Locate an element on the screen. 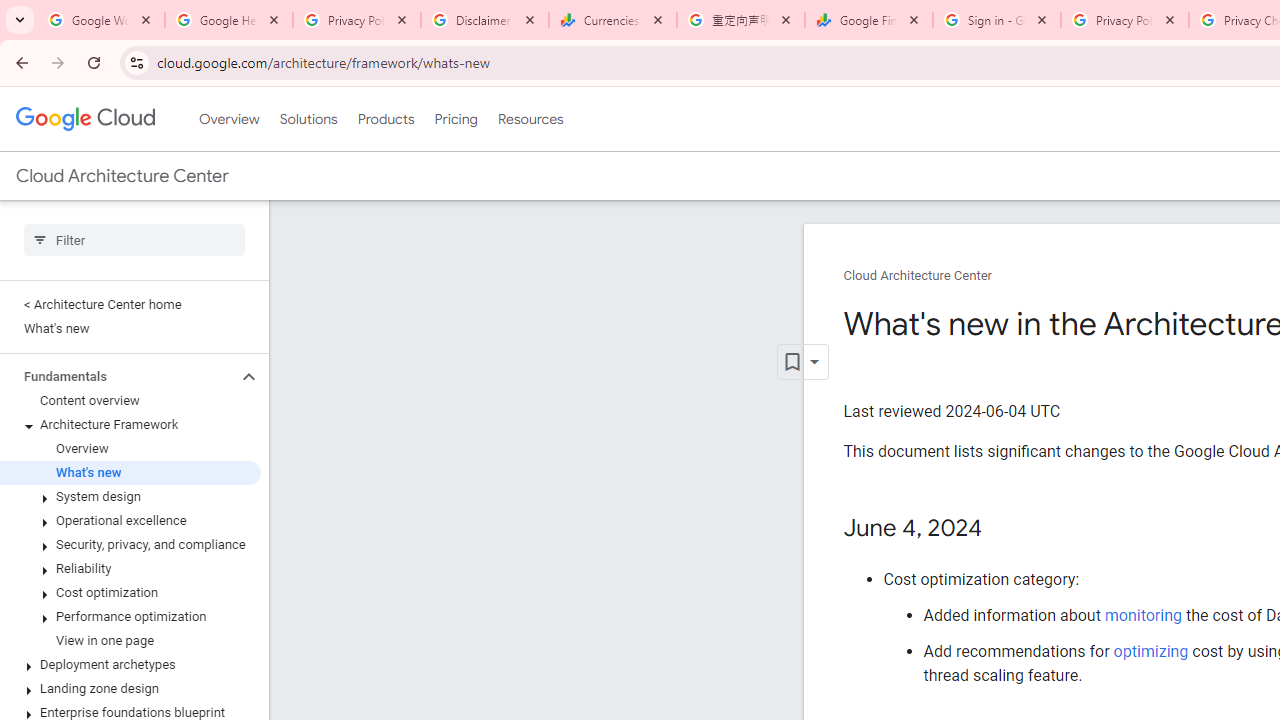 This screenshot has width=1280, height=720. 'Pricing' is located at coordinates (454, 119).